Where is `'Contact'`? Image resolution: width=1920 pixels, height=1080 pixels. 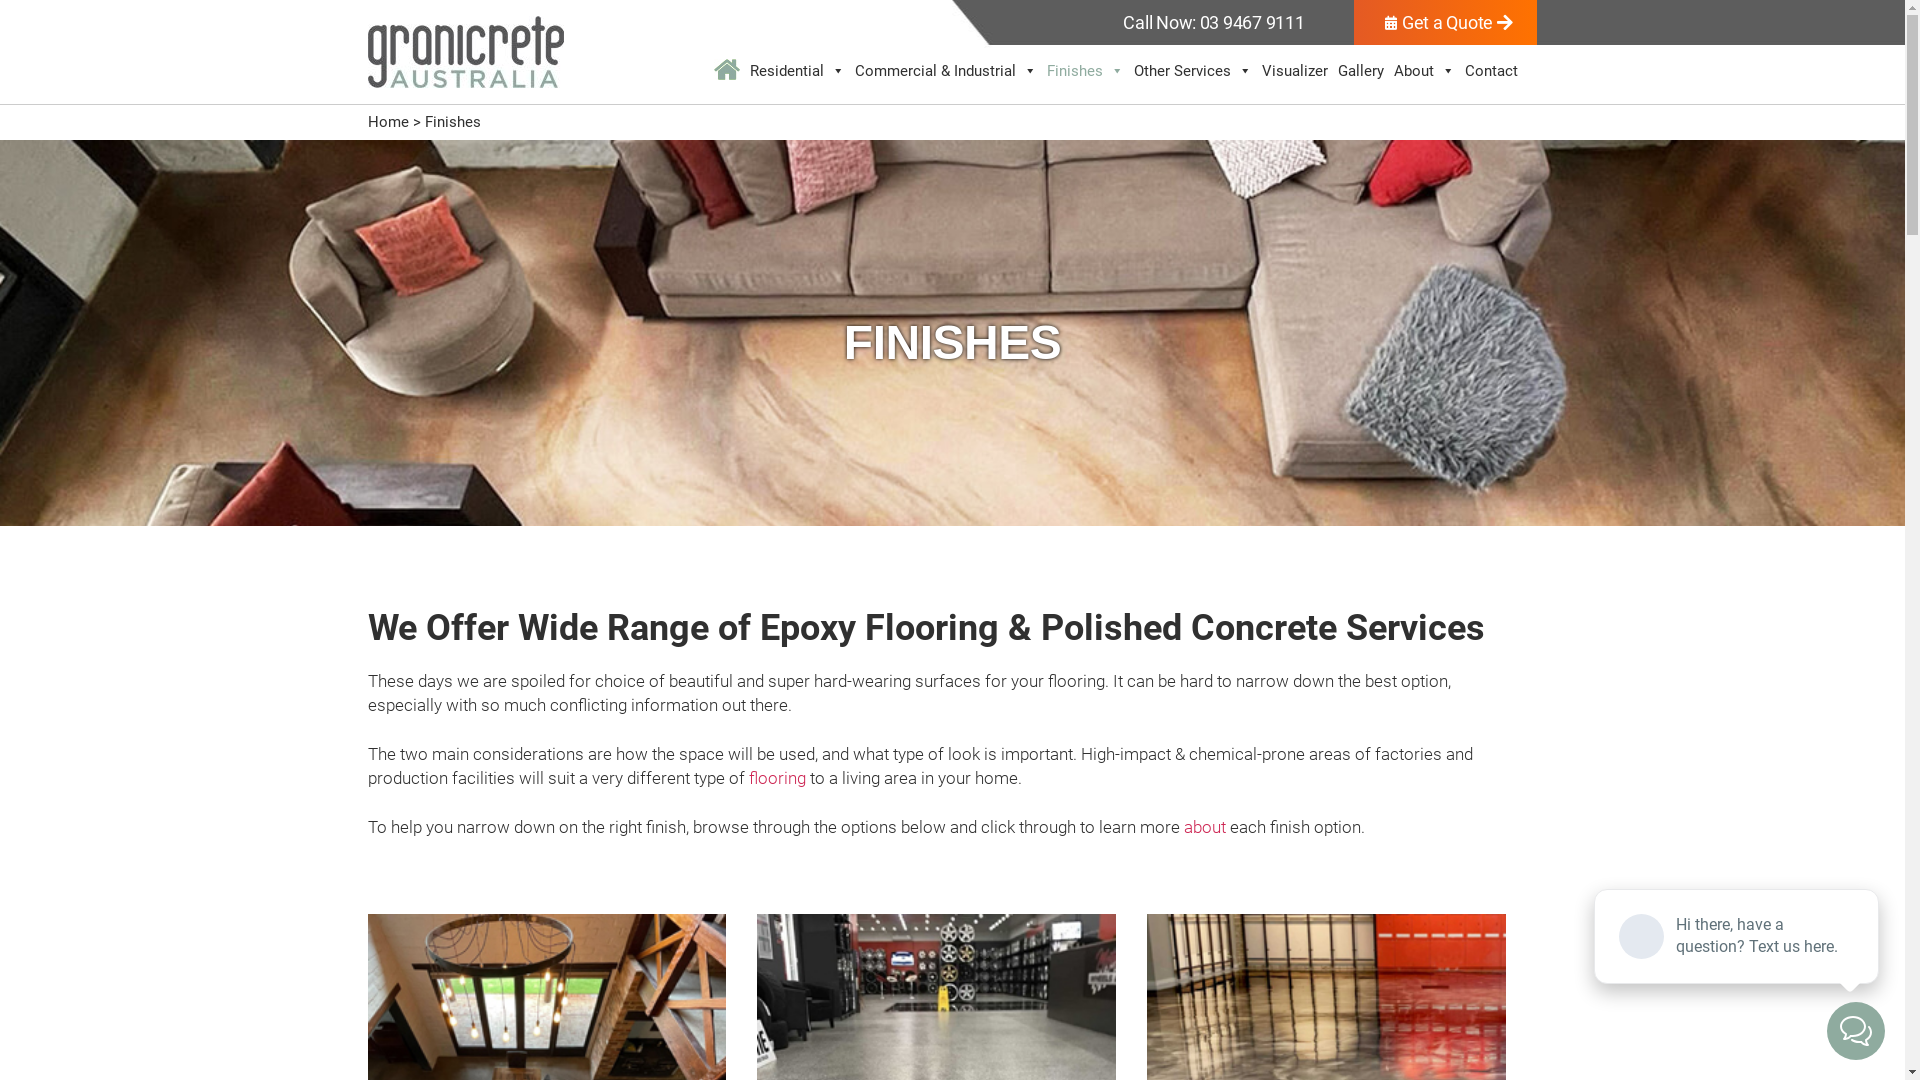 'Contact' is located at coordinates (1491, 69).